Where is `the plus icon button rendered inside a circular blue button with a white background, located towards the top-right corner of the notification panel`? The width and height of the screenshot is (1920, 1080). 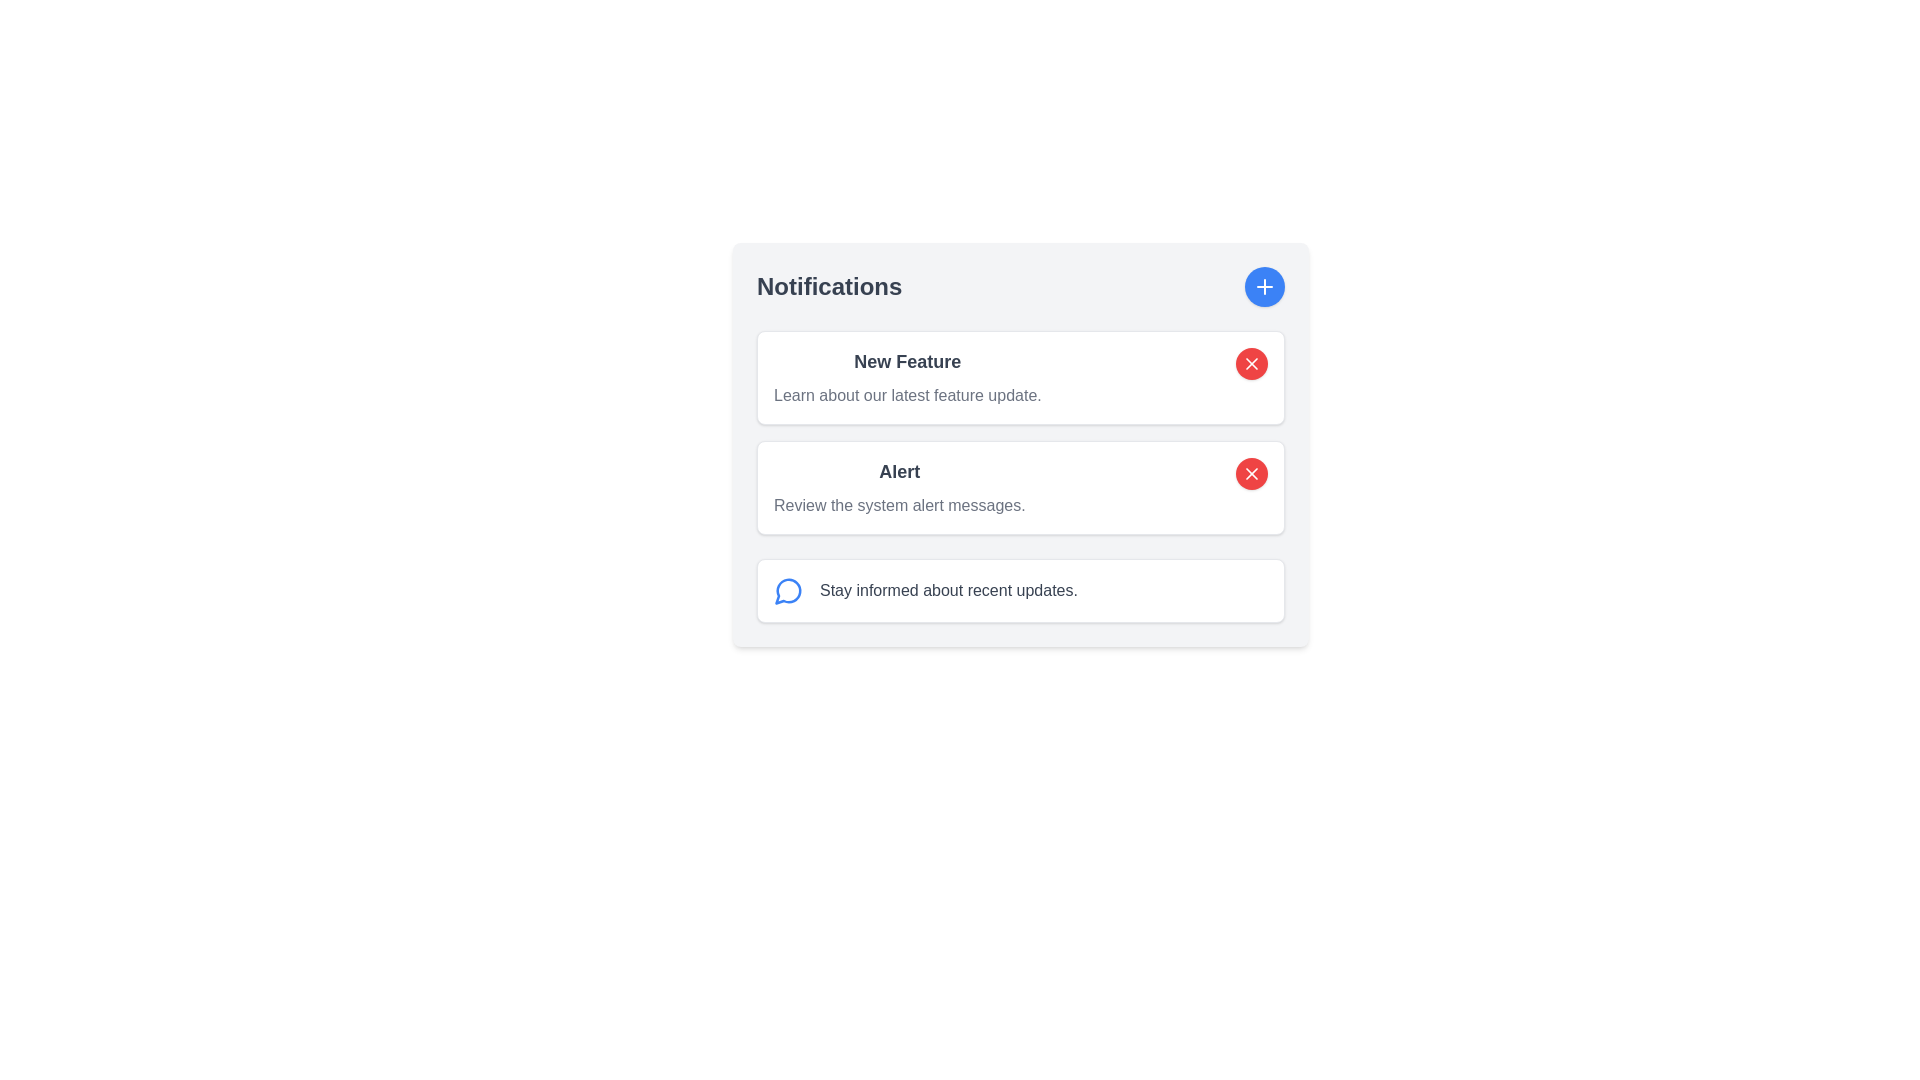
the plus icon button rendered inside a circular blue button with a white background, located towards the top-right corner of the notification panel is located at coordinates (1264, 286).